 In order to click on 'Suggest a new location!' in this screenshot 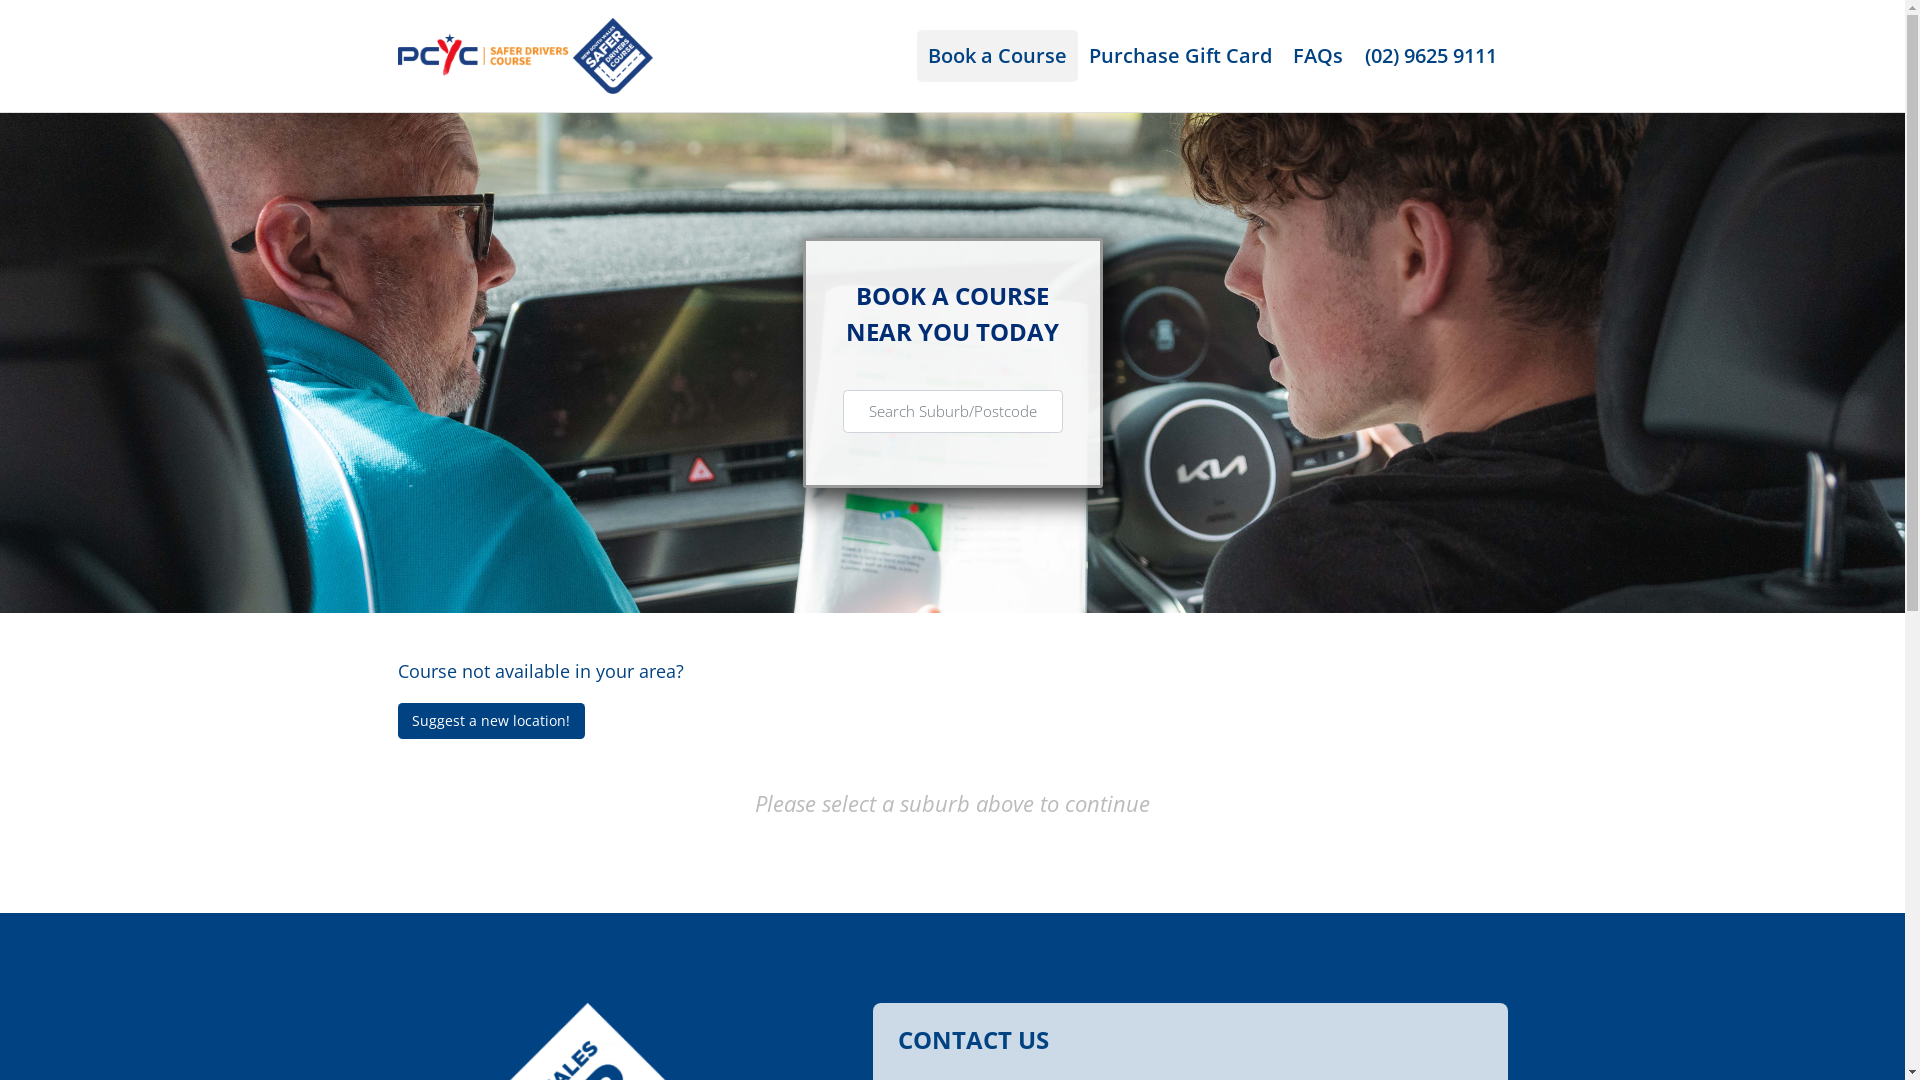, I will do `click(398, 721)`.